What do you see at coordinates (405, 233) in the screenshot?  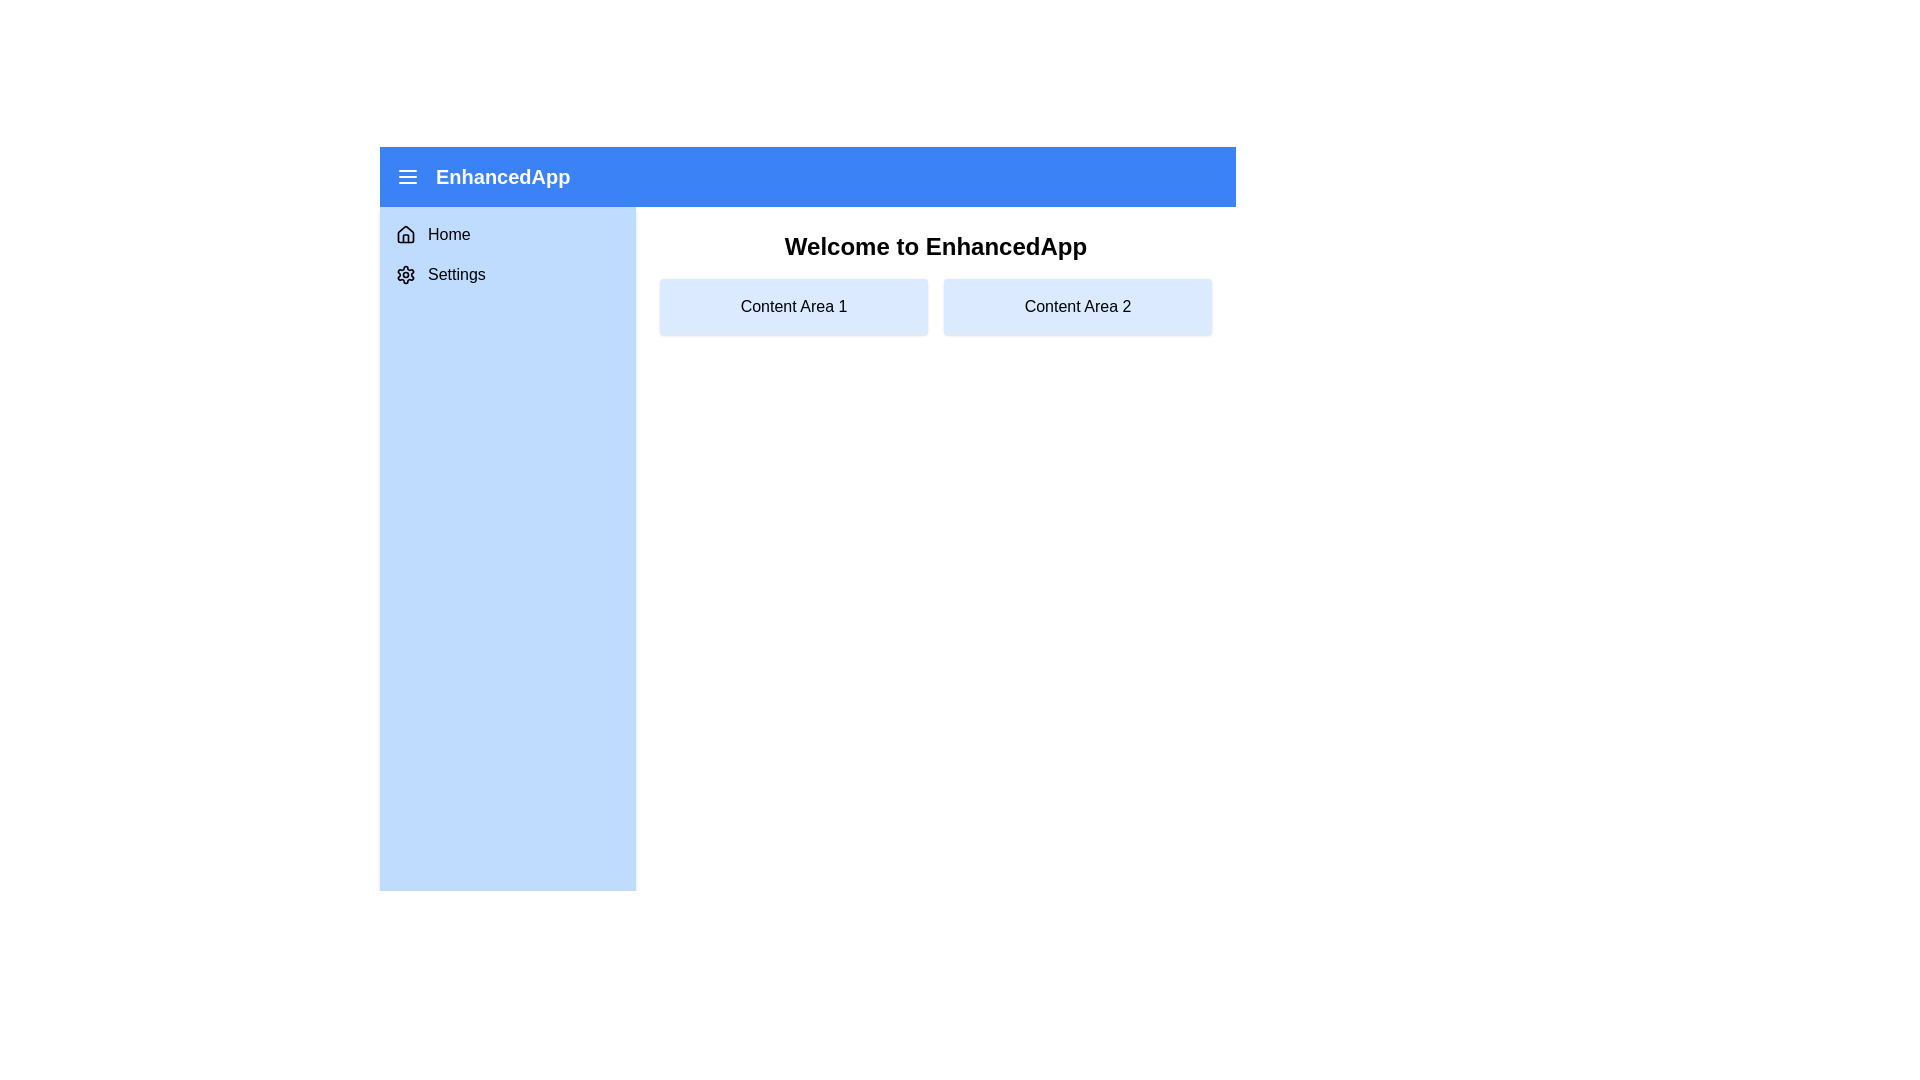 I see `the house icon located in the sidebar menu next to the 'Home' text` at bounding box center [405, 233].